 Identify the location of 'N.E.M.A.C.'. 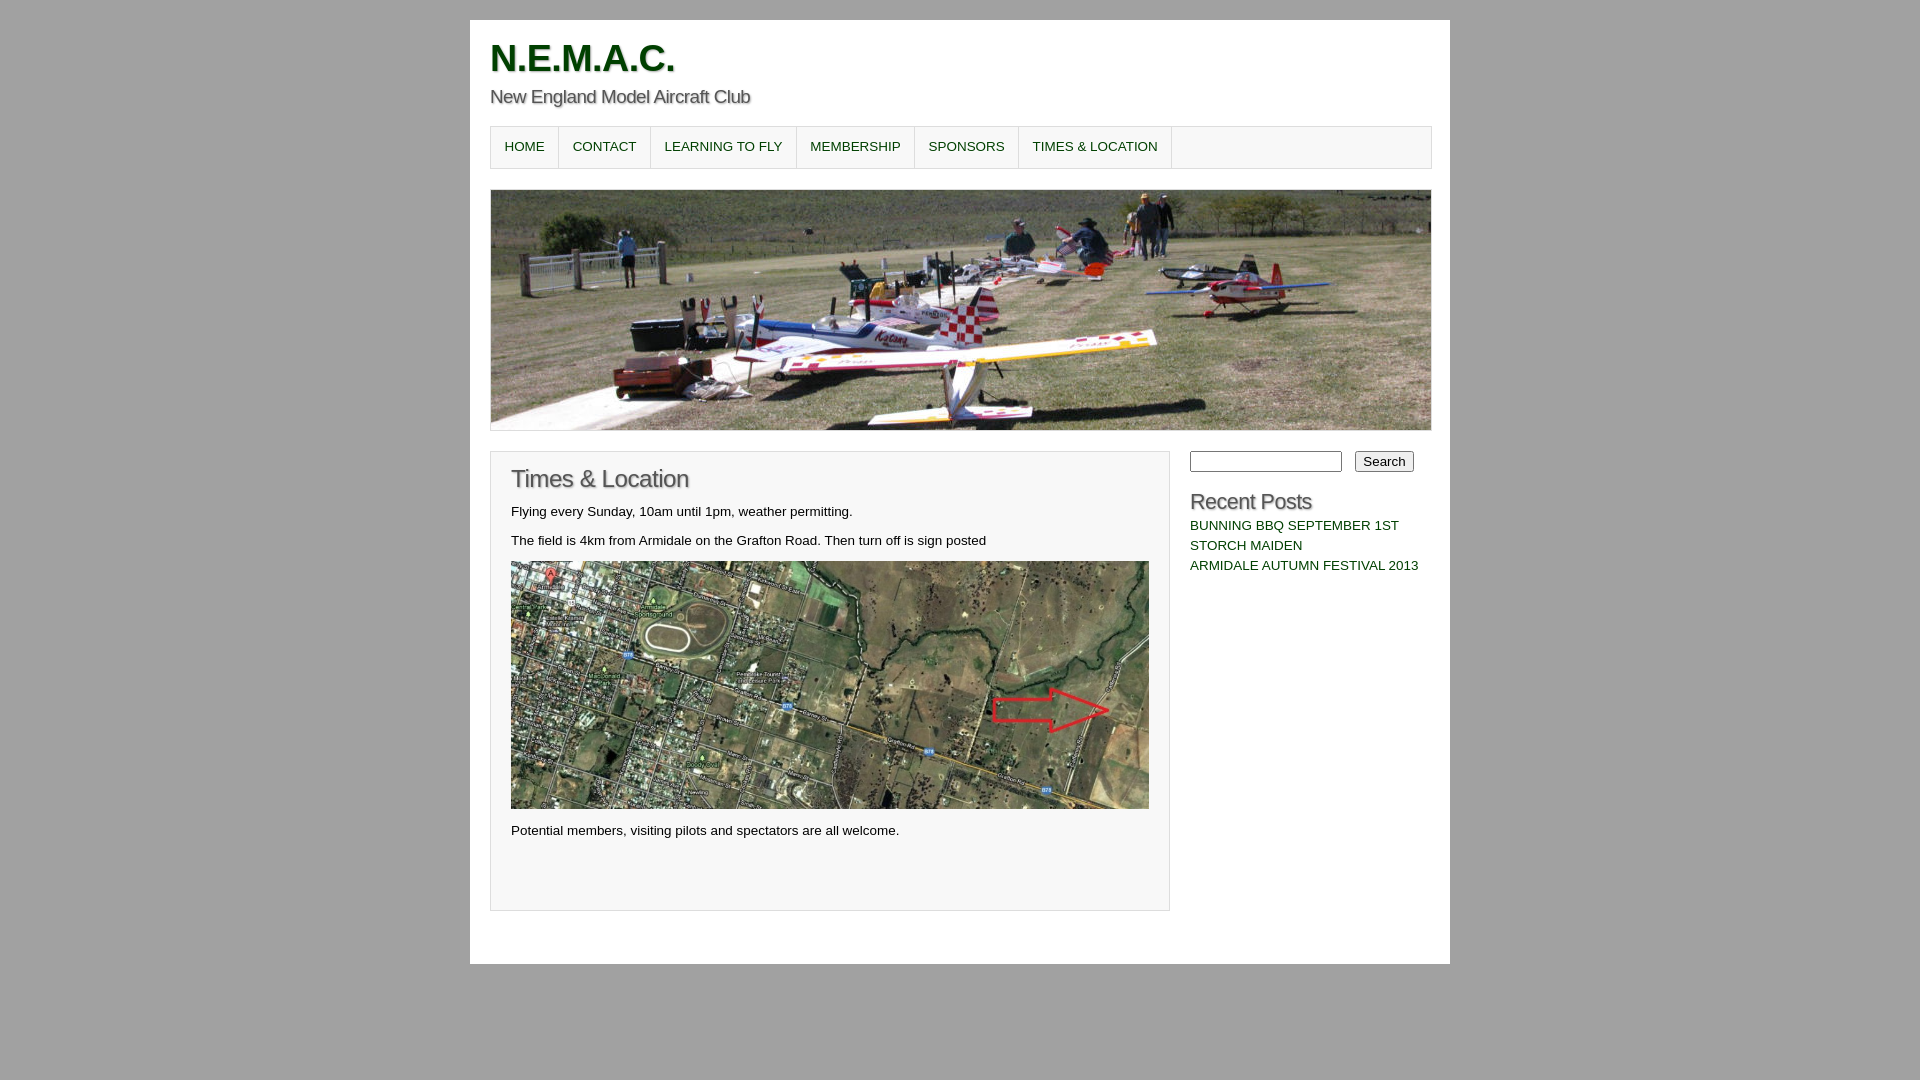
(581, 56).